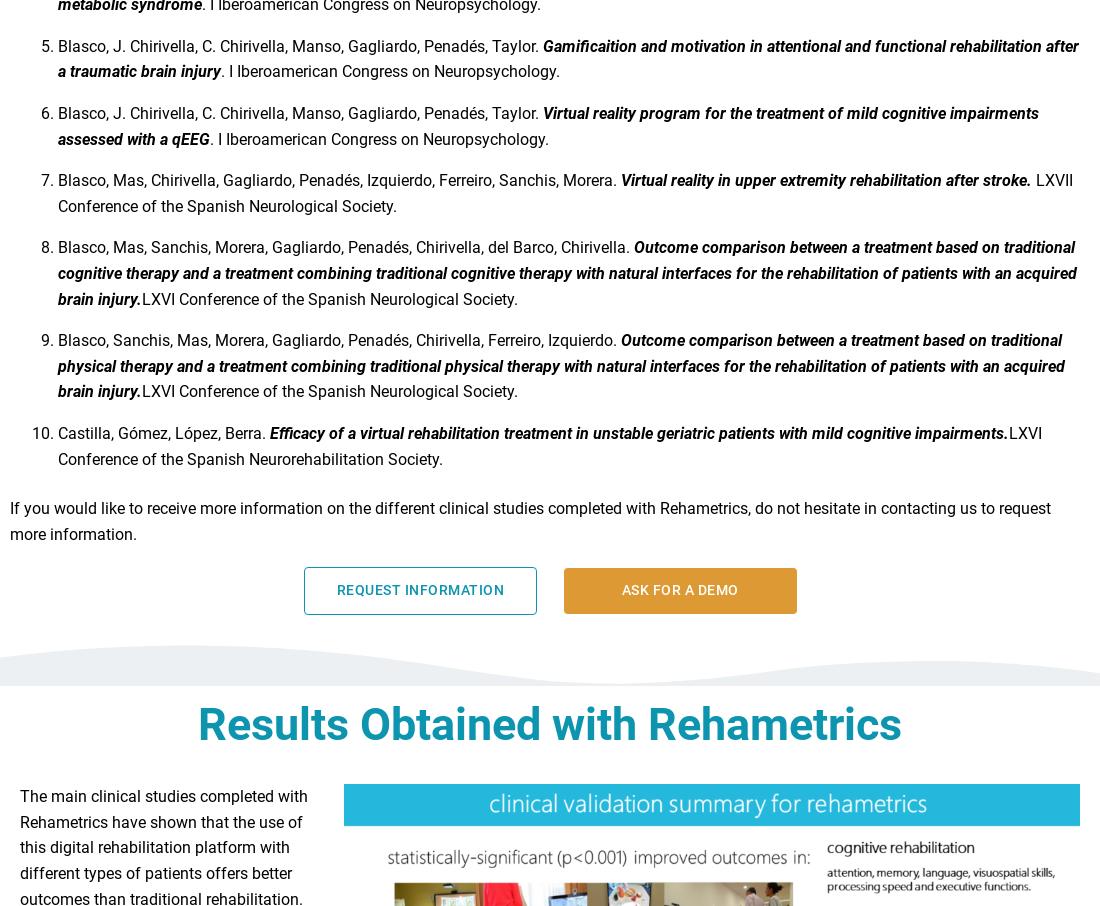  I want to click on 'If you would like to receive more information on the different clinical studies completed with Rehametrics, do not hesitate in contacting us to request more information.', so click(9, 529).